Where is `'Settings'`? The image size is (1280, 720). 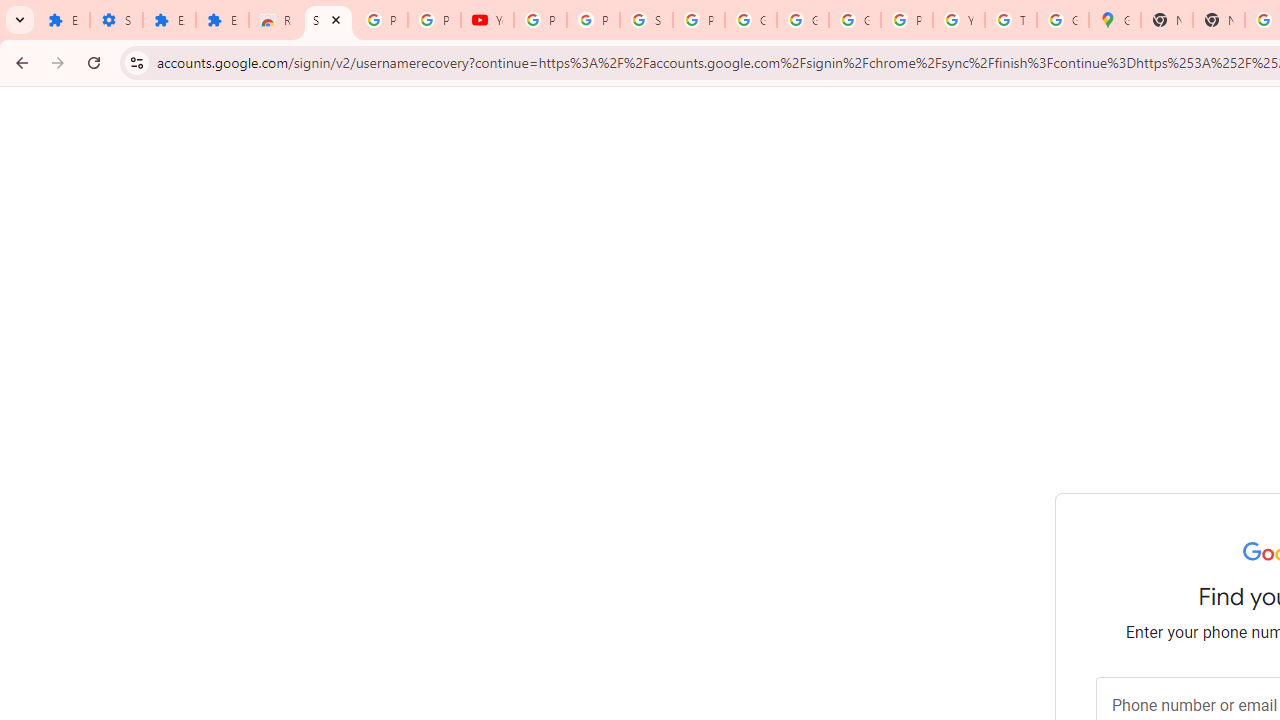
'Settings' is located at coordinates (115, 20).